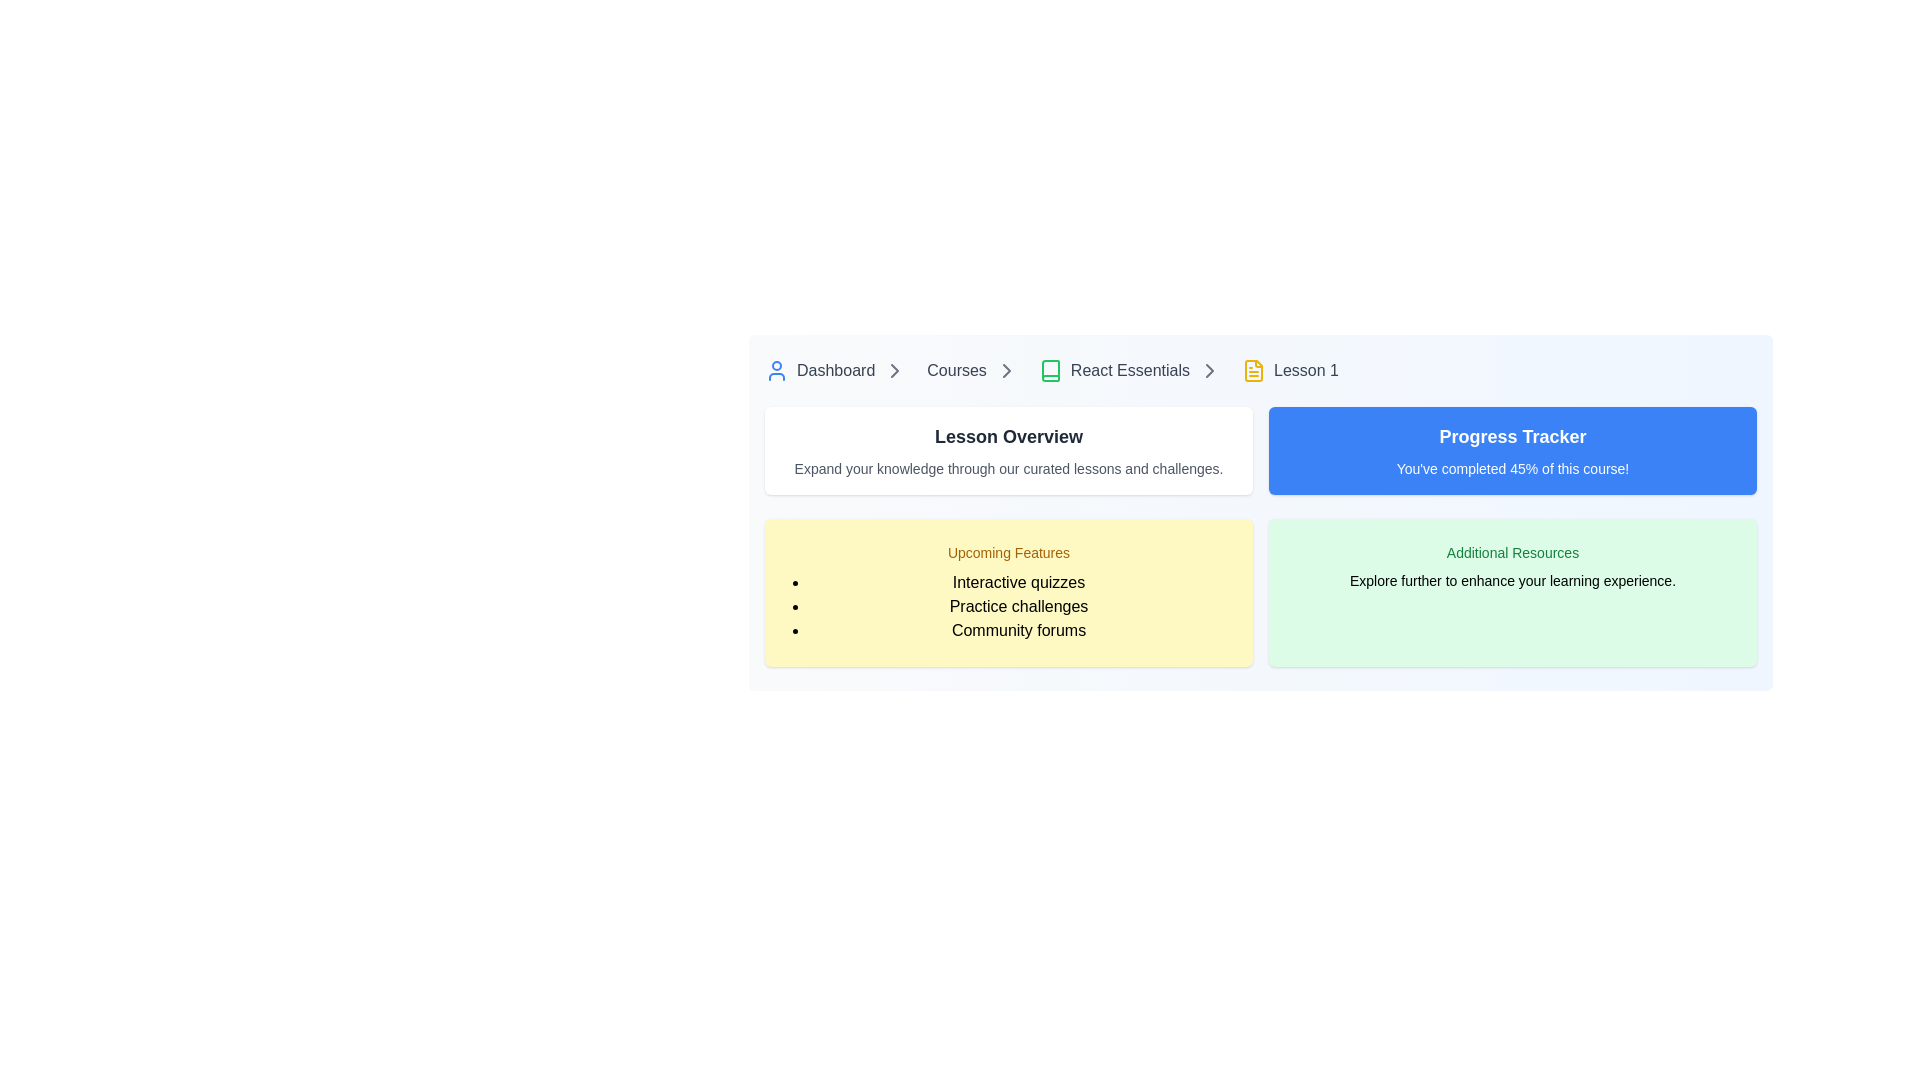 The height and width of the screenshot is (1080, 1920). I want to click on the 'Courses' hyperlink element in the breadcrumb navigation bar, so click(956, 370).